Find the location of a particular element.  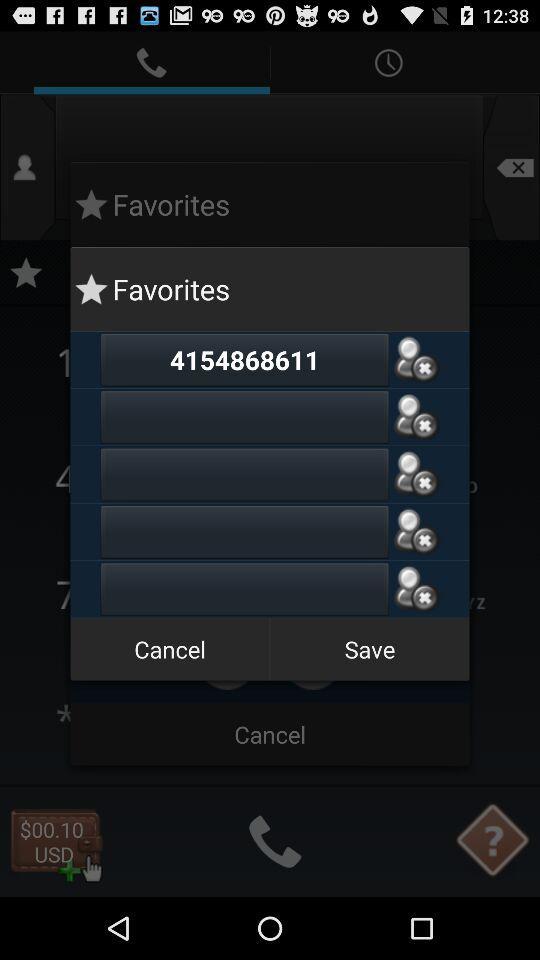

remove is located at coordinates (415, 474).